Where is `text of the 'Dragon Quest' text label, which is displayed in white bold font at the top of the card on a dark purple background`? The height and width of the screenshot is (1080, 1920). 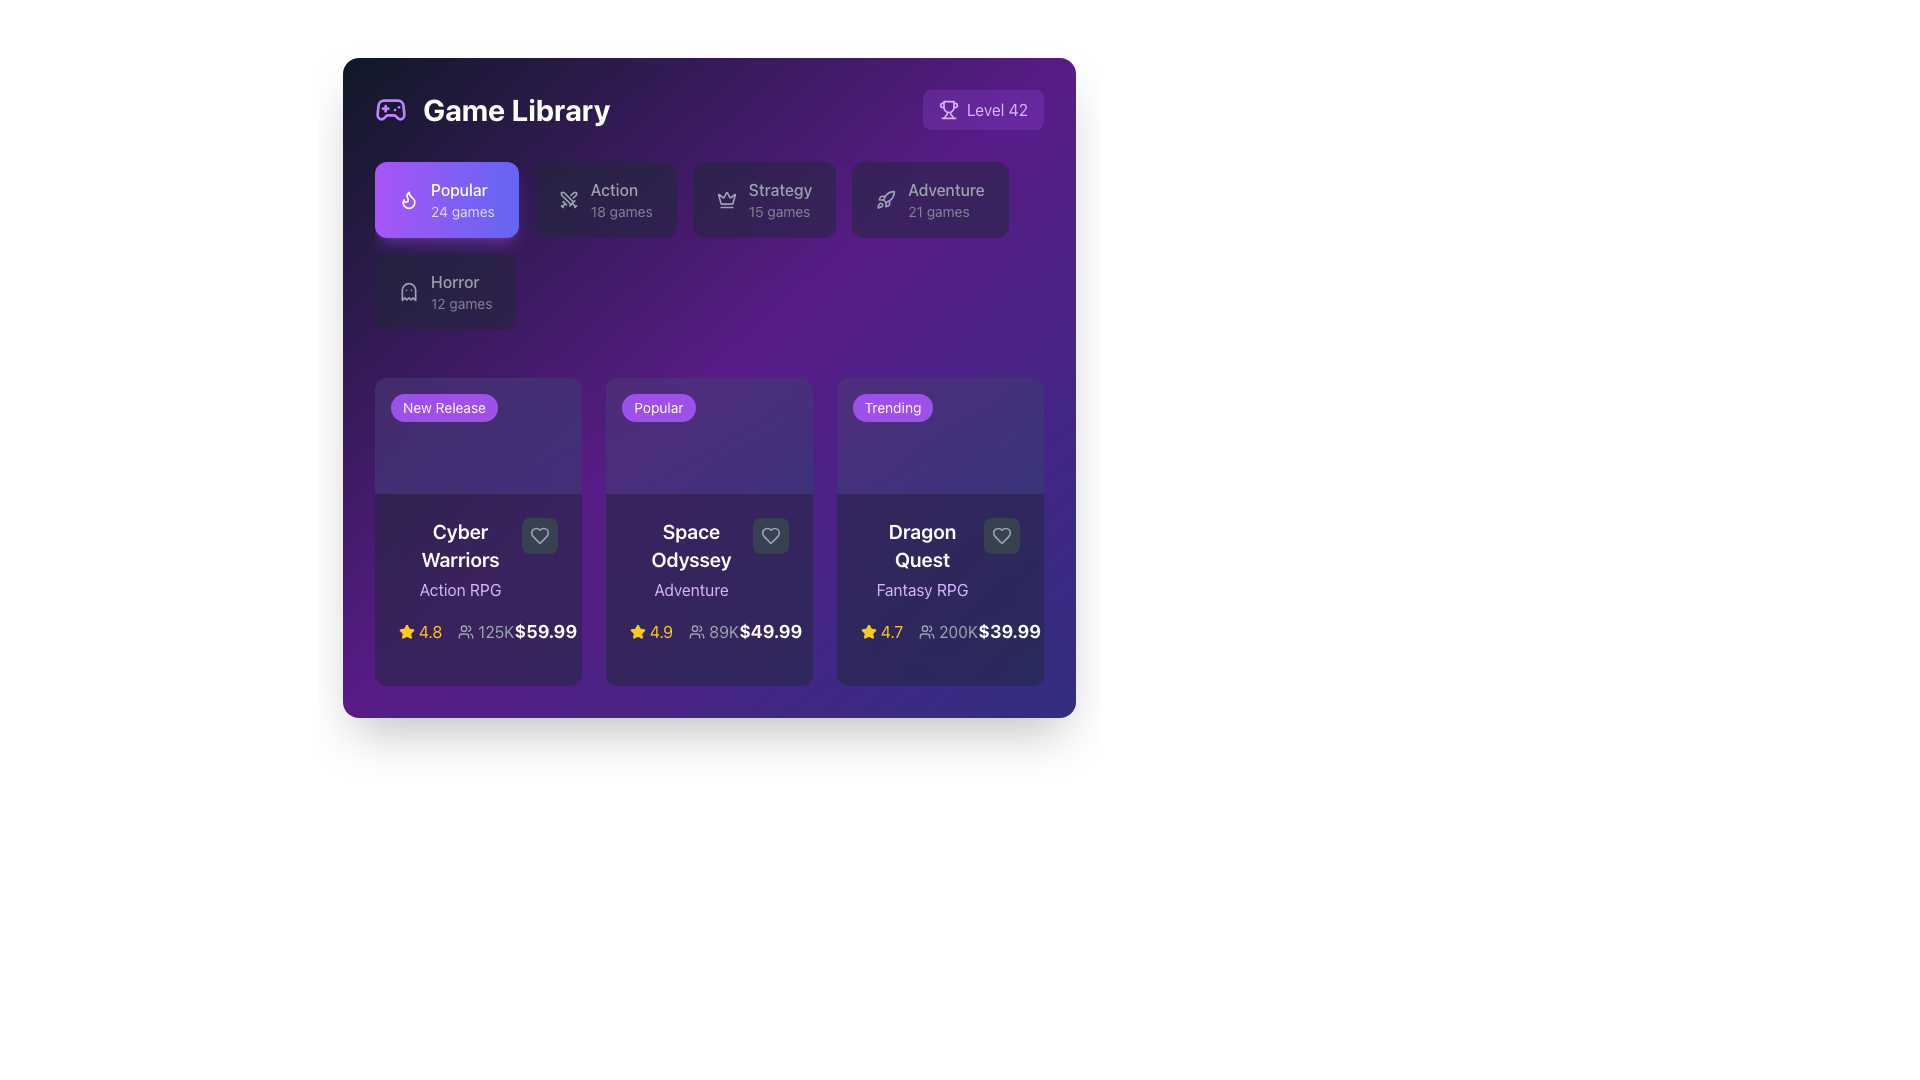
text of the 'Dragon Quest' text label, which is displayed in white bold font at the top of the card on a dark purple background is located at coordinates (921, 546).